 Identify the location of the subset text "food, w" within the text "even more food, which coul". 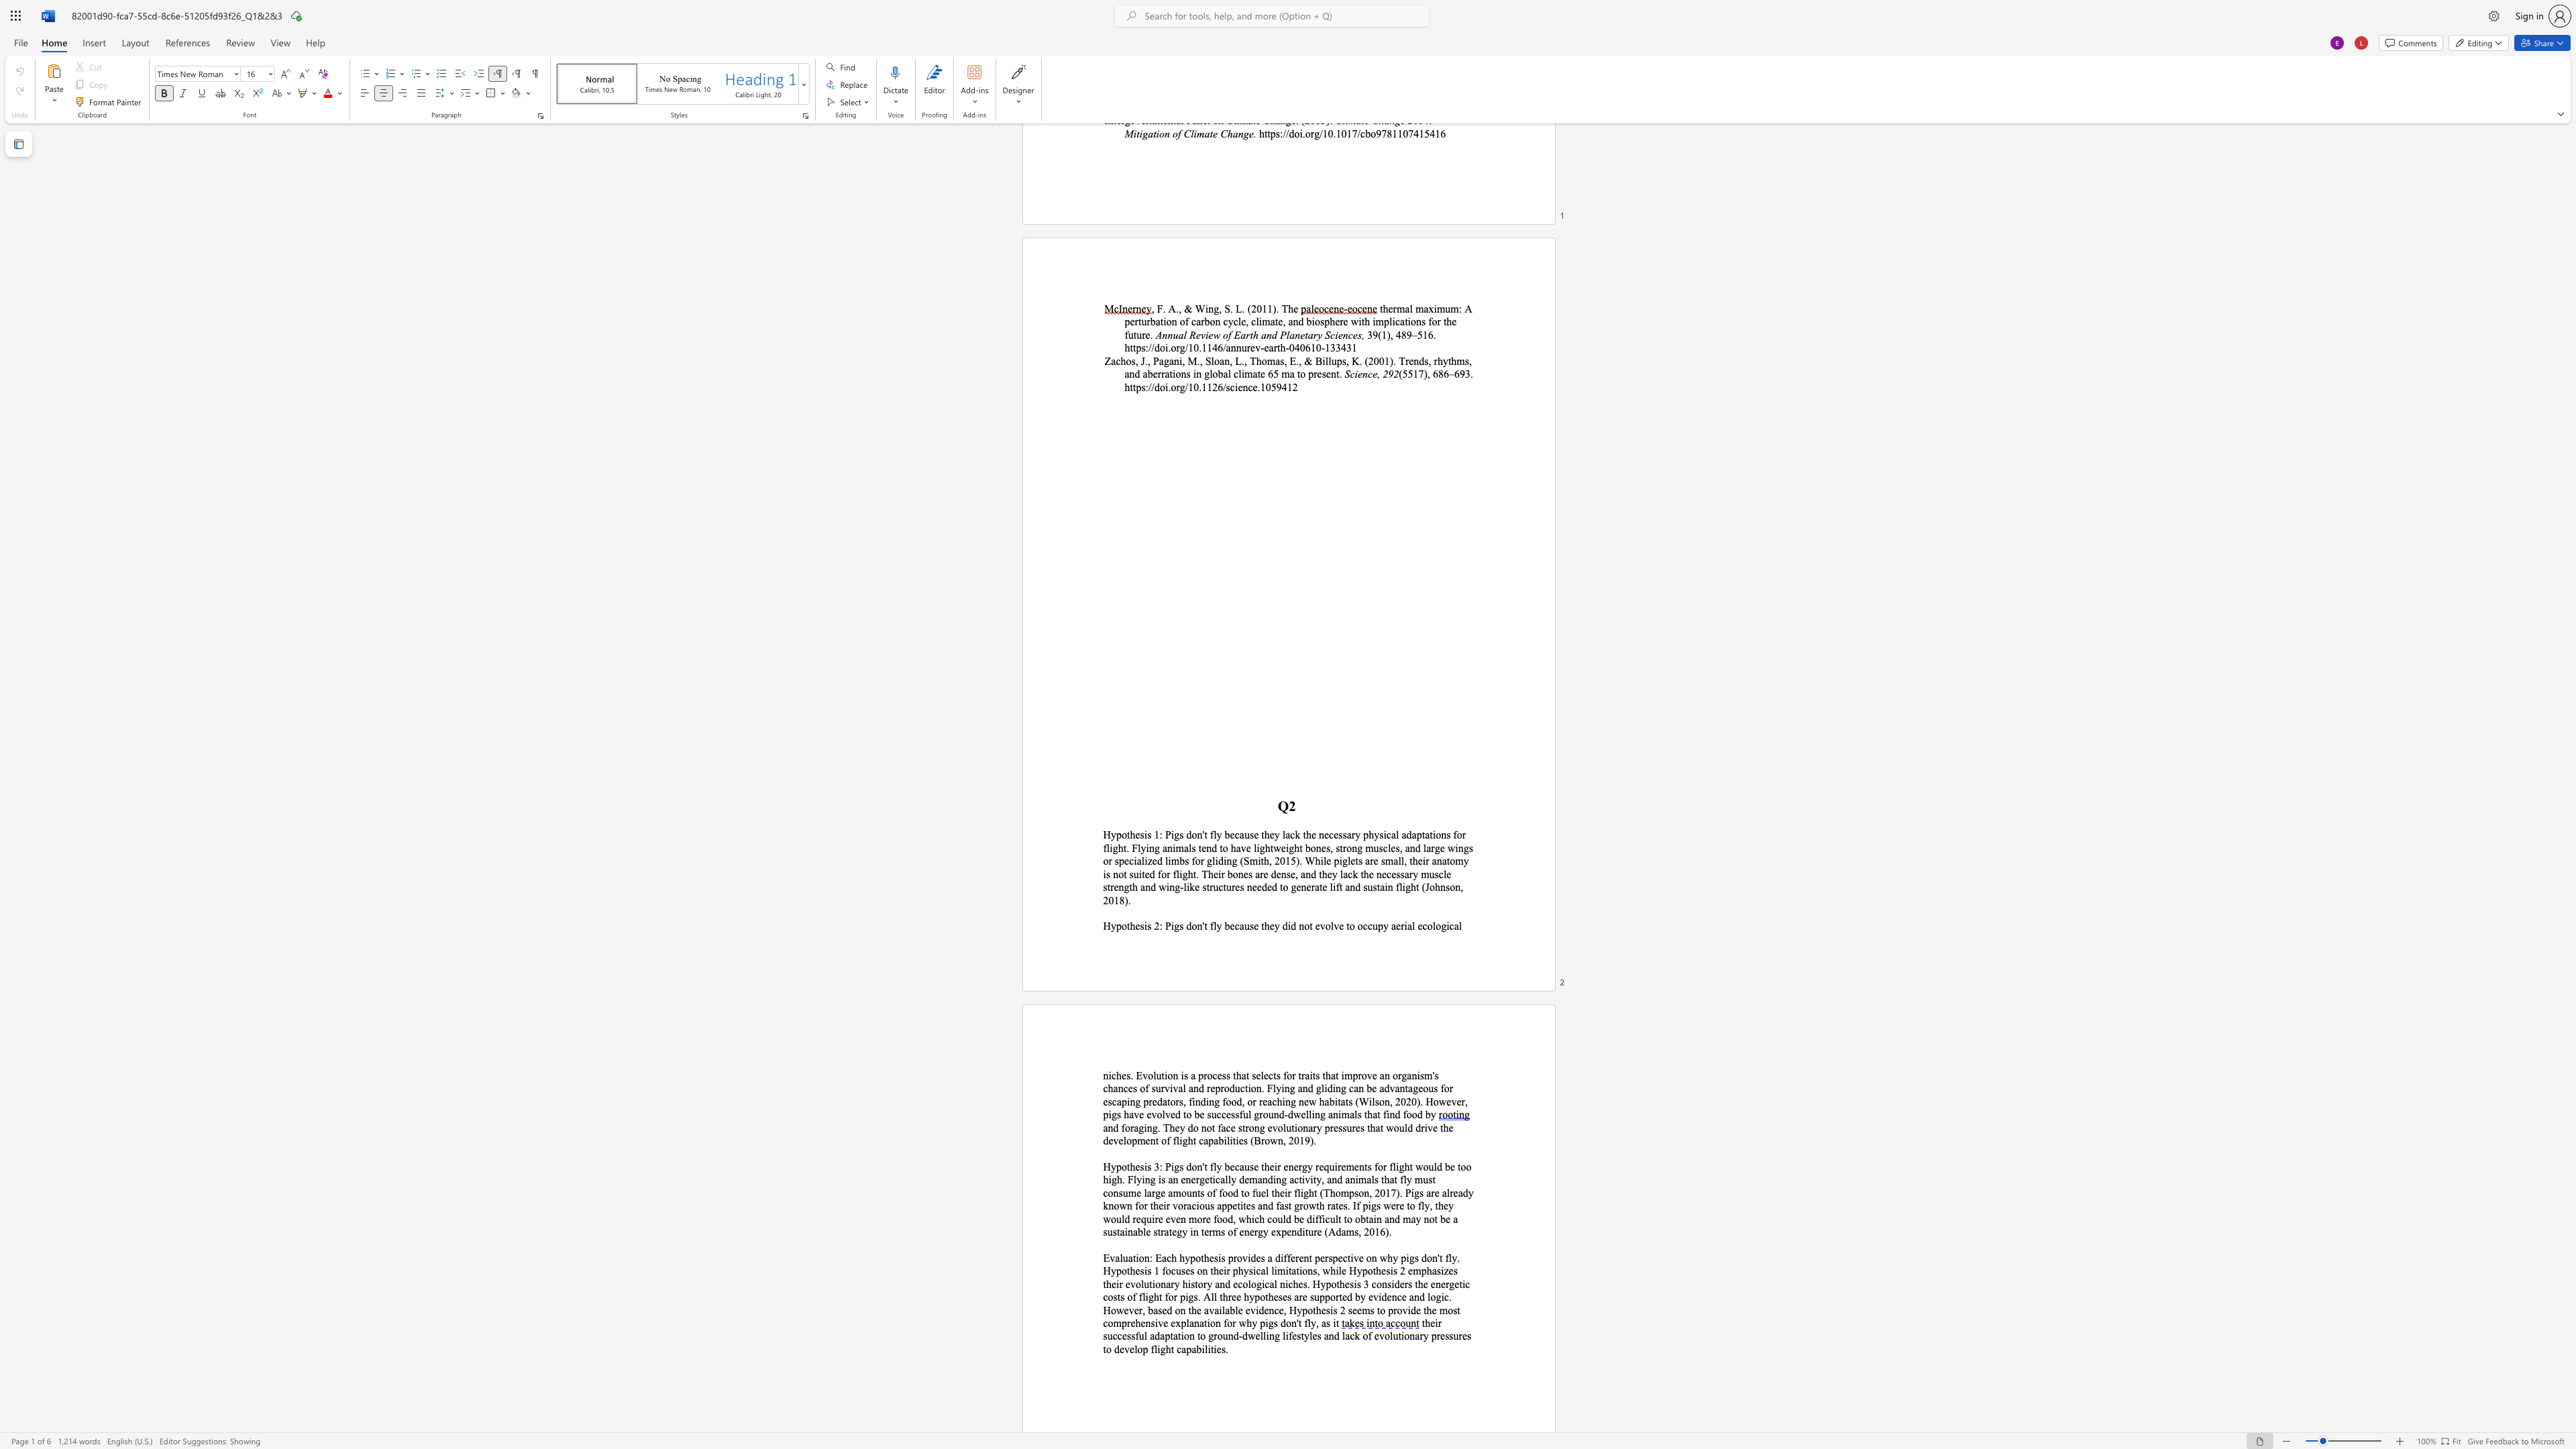
(1214, 1219).